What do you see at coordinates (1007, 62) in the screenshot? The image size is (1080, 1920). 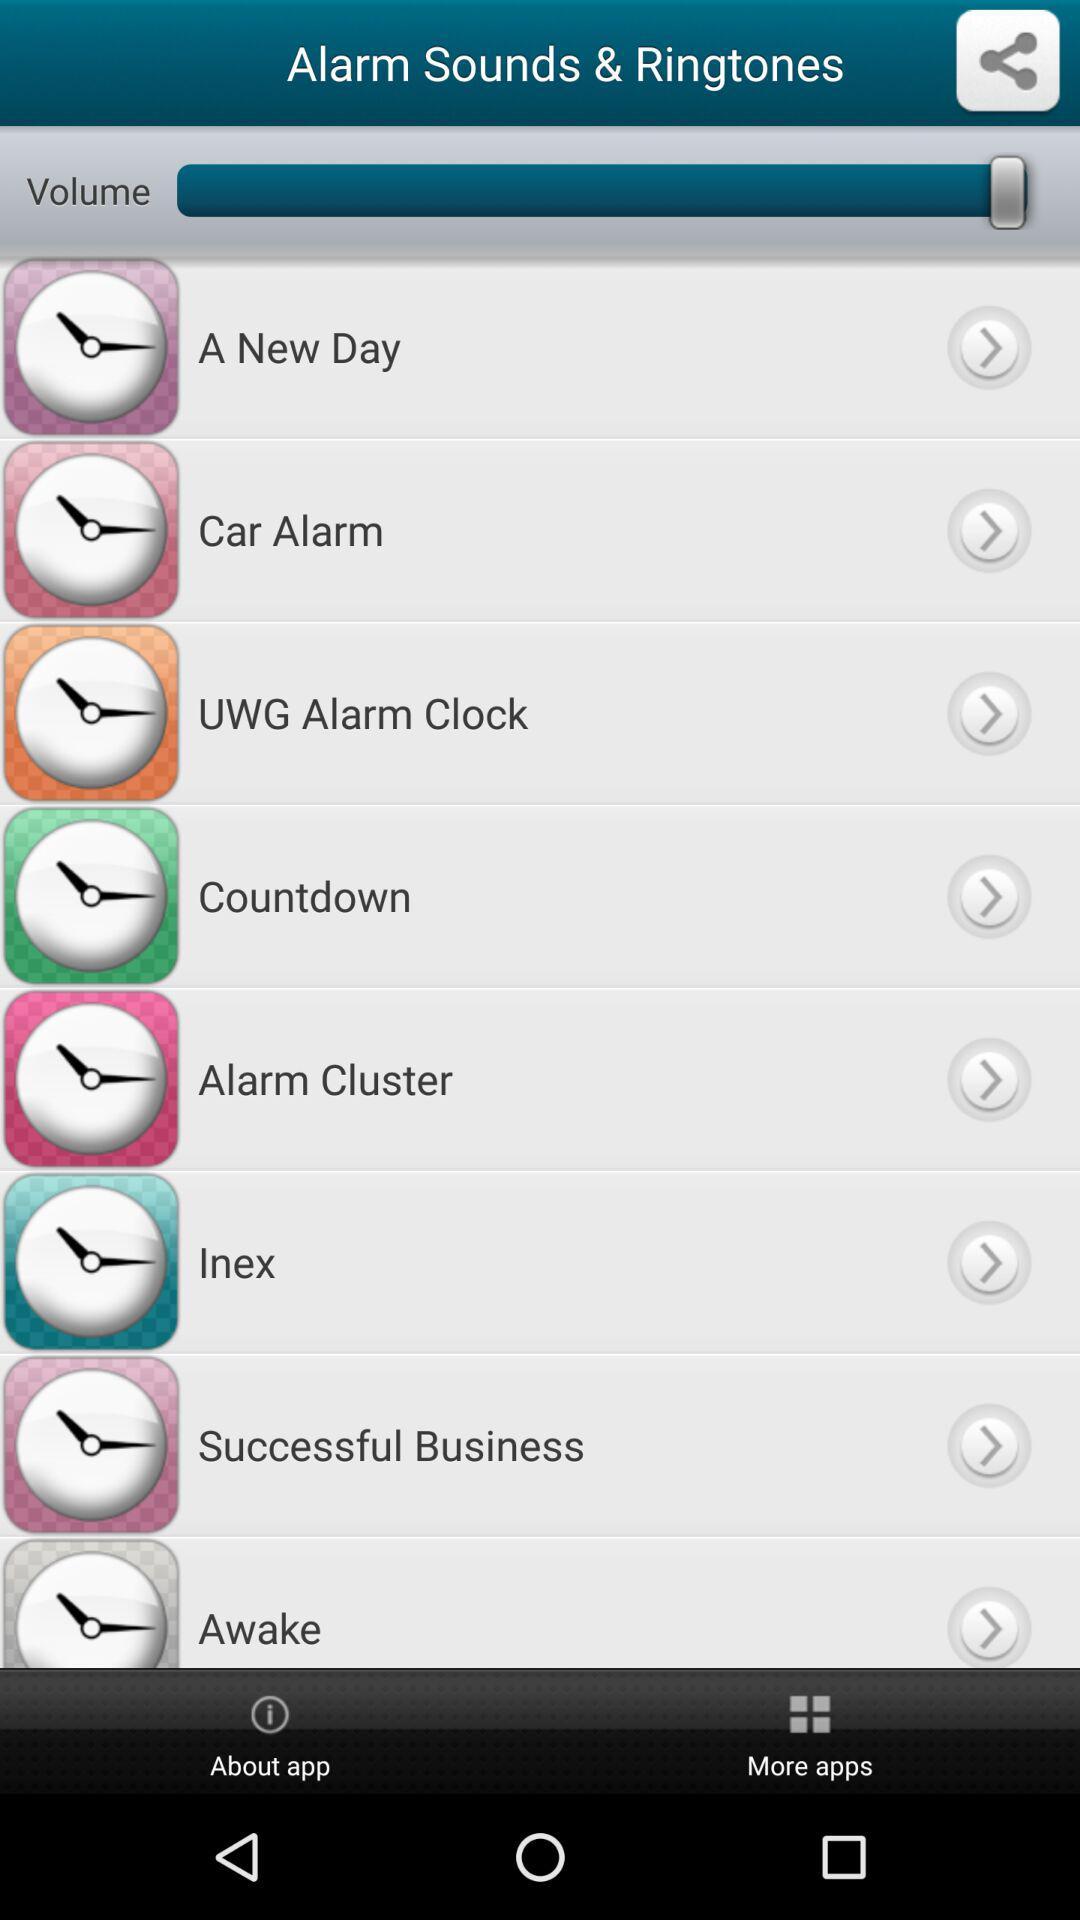 I see `share the sound` at bounding box center [1007, 62].